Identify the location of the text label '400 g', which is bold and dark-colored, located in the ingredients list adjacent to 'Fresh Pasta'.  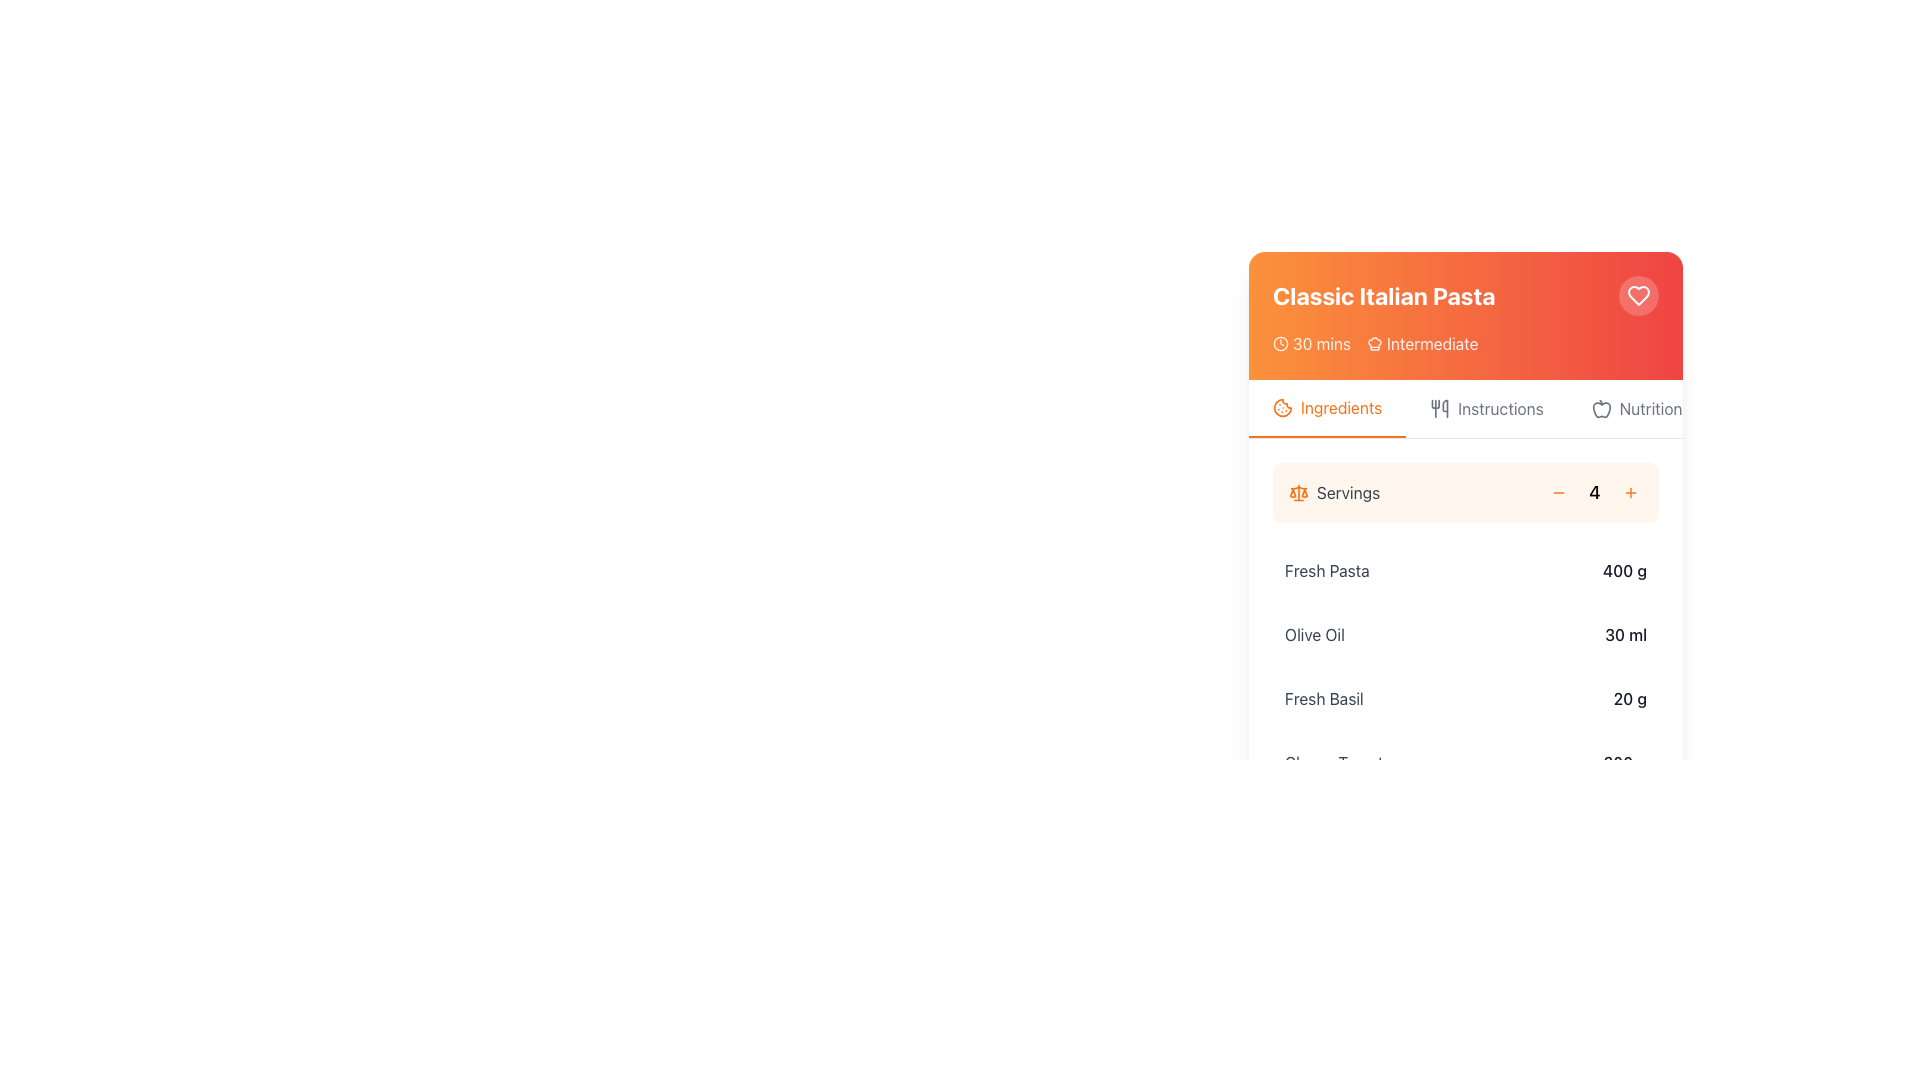
(1624, 570).